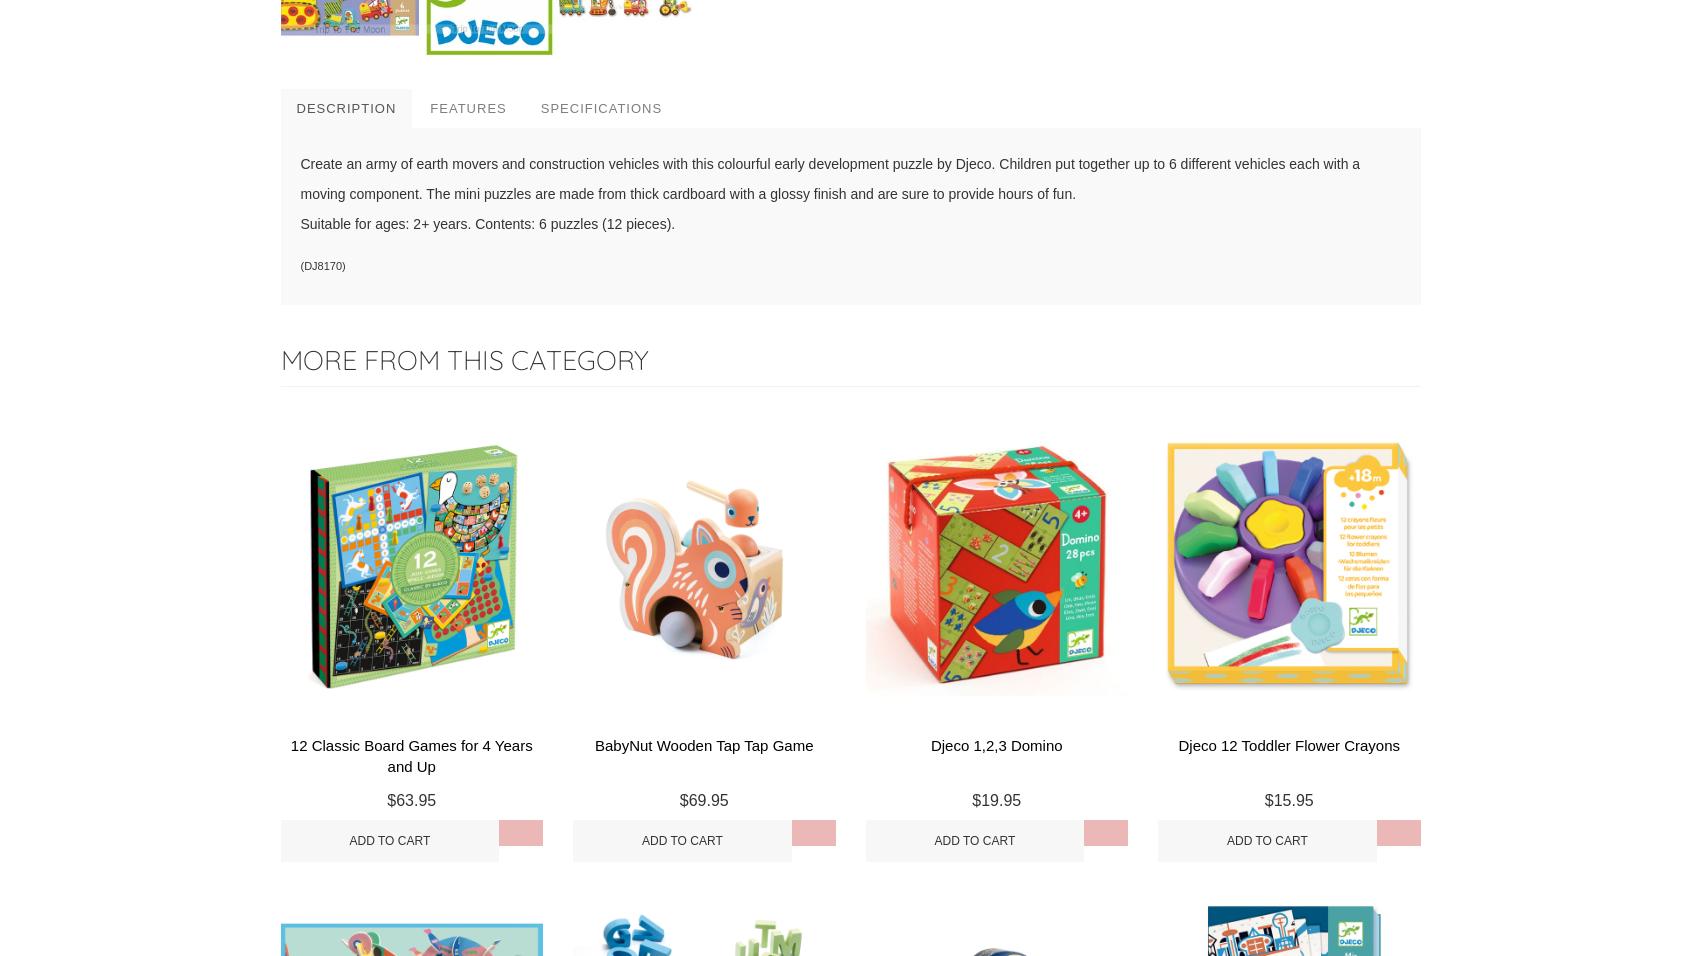 This screenshot has height=956, width=1701. Describe the element at coordinates (996, 799) in the screenshot. I see `'$19.95'` at that location.